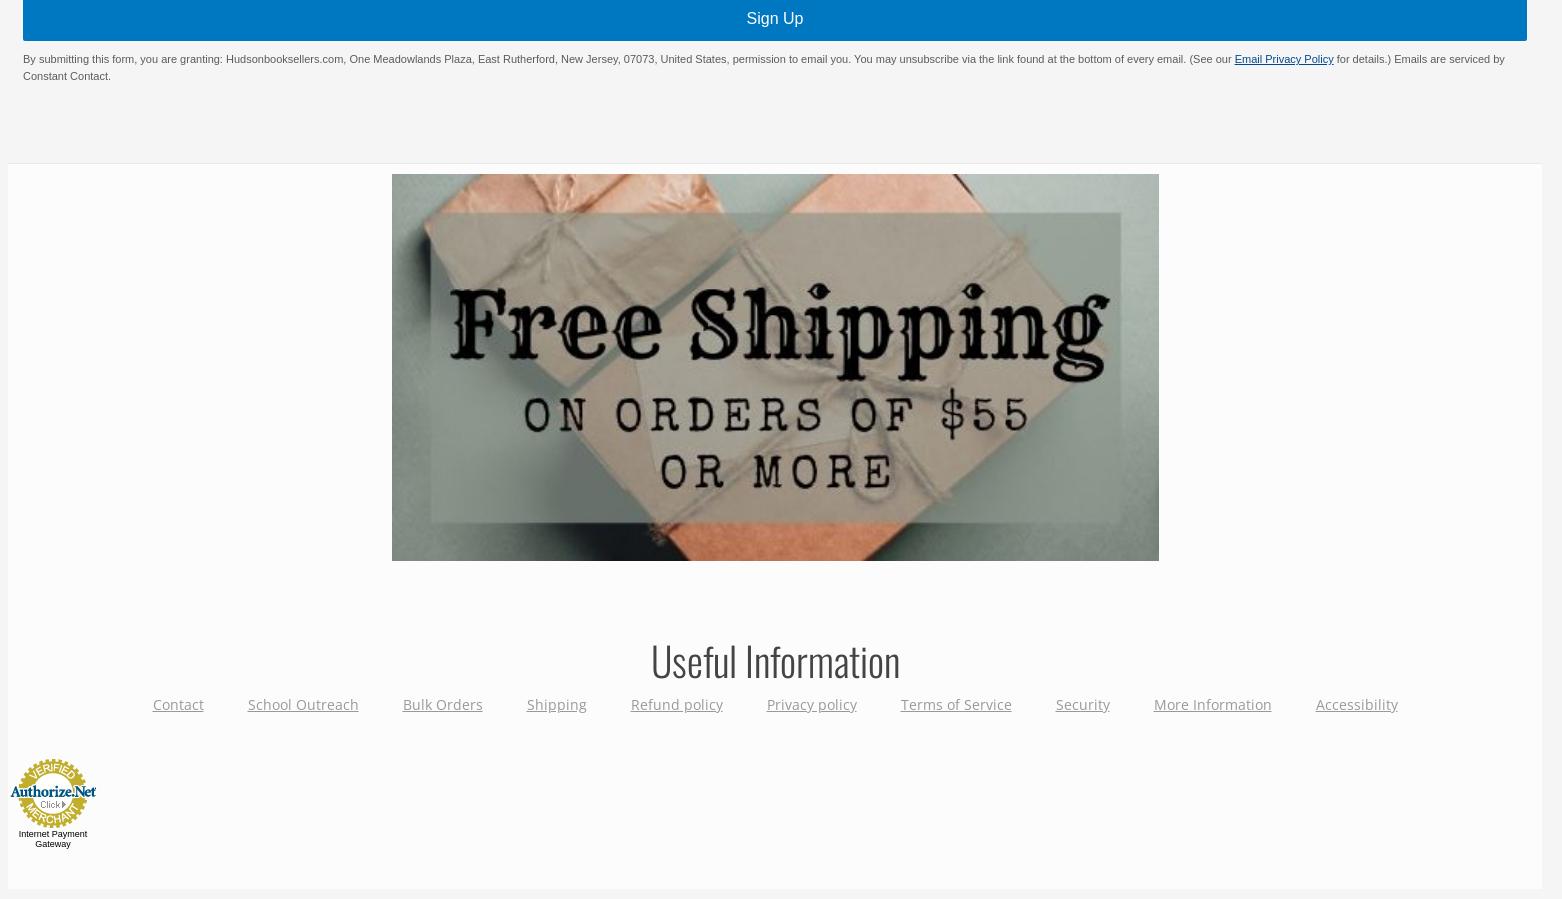 Image resolution: width=1562 pixels, height=899 pixels. Describe the element at coordinates (773, 657) in the screenshot. I see `'Useful Information'` at that location.